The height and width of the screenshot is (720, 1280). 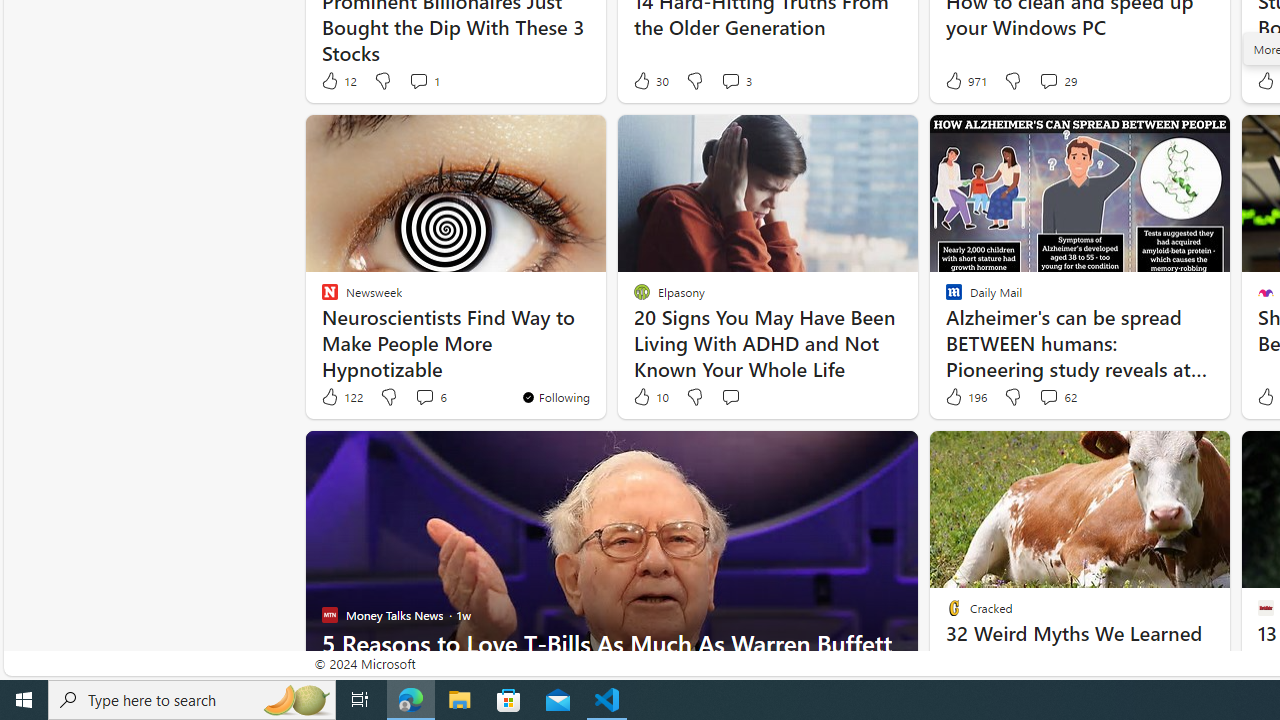 What do you see at coordinates (429, 397) in the screenshot?
I see `'View comments 6 Comment'` at bounding box center [429, 397].